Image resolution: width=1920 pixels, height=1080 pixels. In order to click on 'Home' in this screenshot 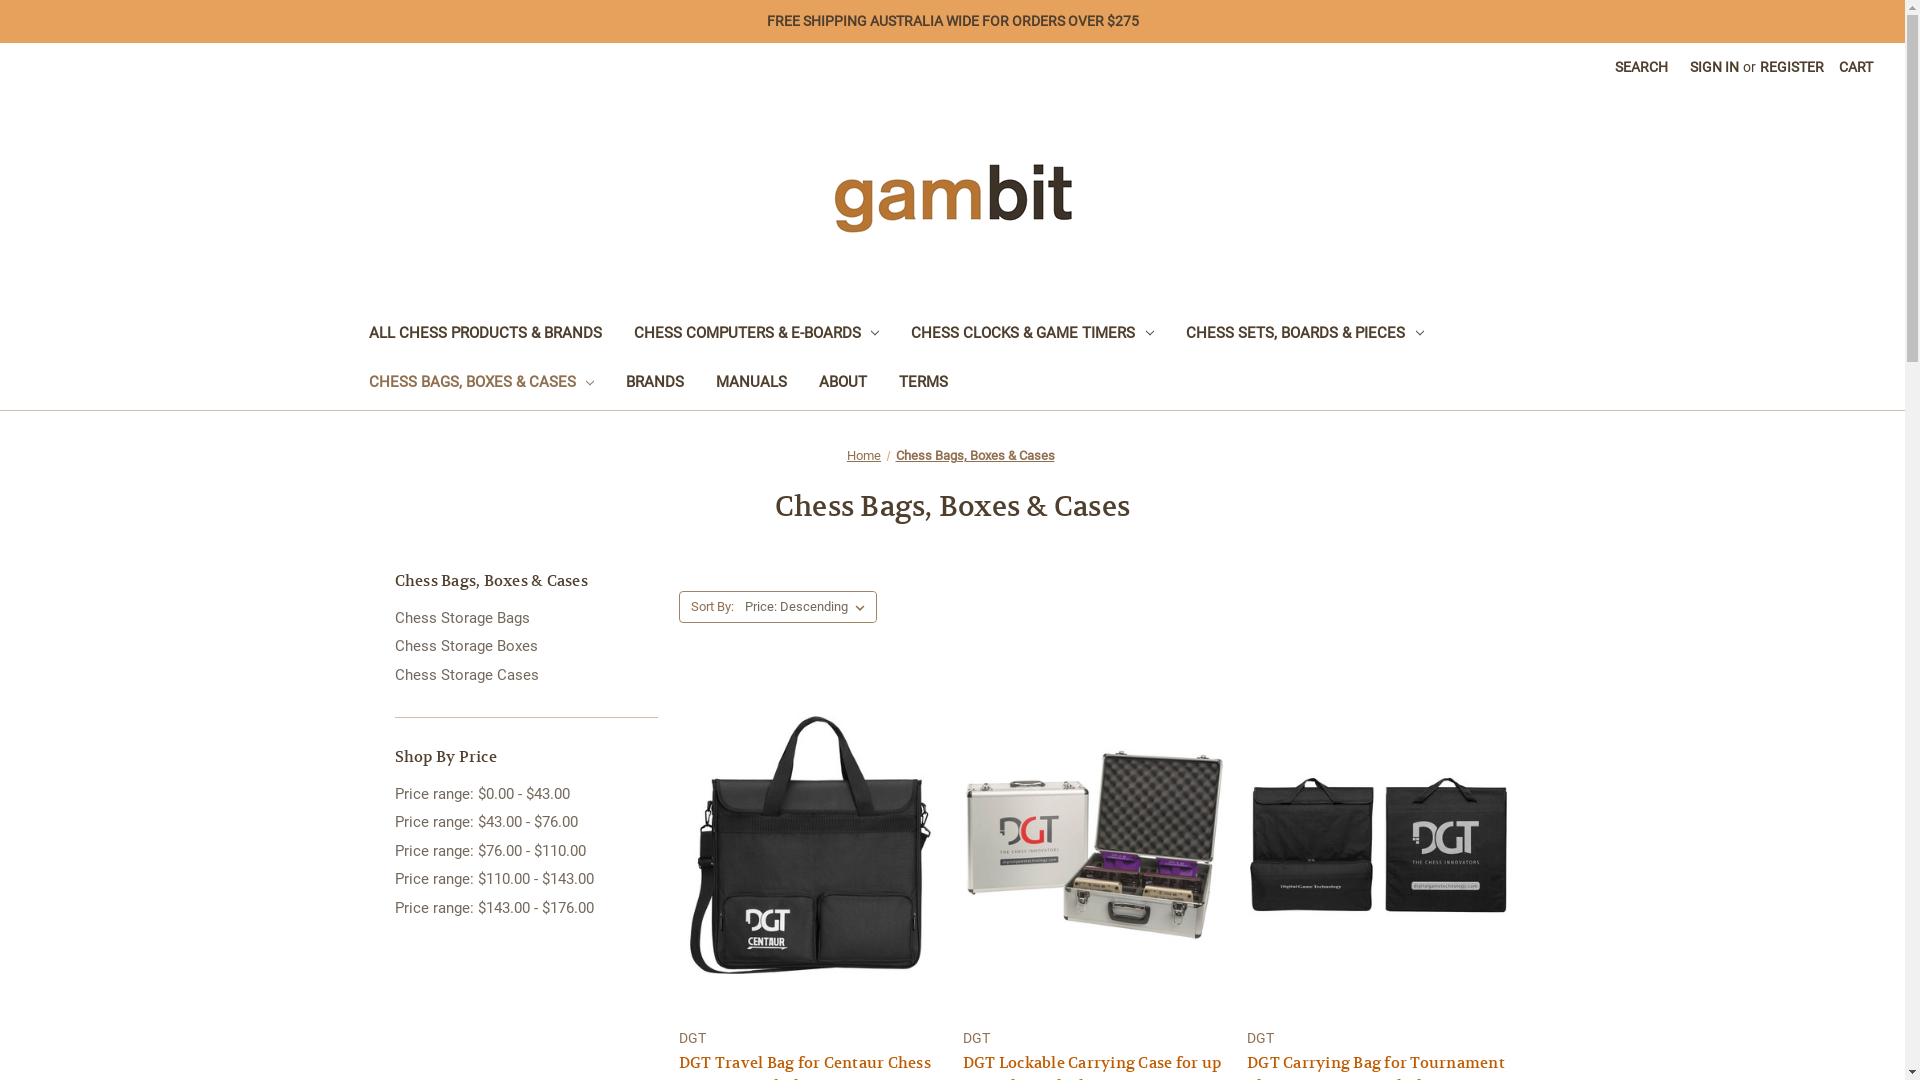, I will do `click(864, 455)`.